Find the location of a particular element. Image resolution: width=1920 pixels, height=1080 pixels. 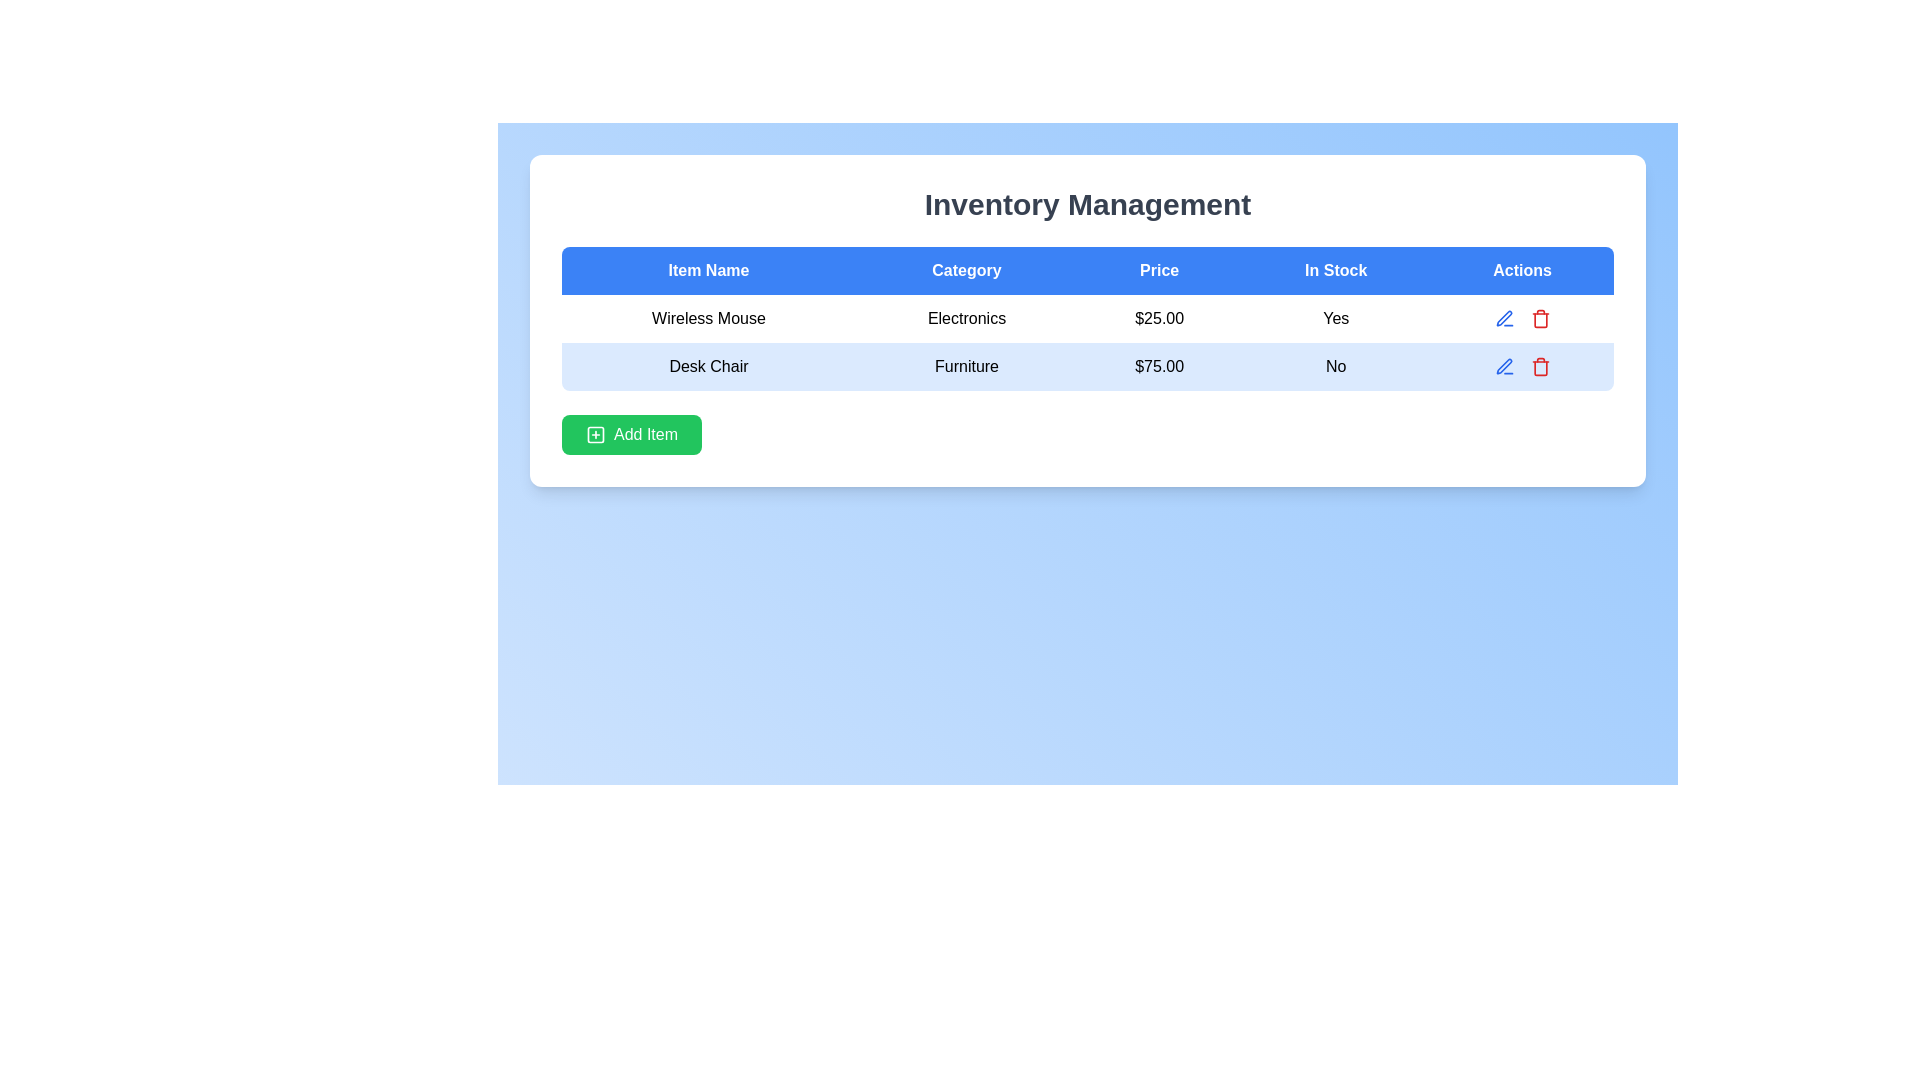

the static text label displaying 'Yes' in the 'In Stock' column for 'Wireless Mouse' located in the Inventory Management section is located at coordinates (1336, 318).